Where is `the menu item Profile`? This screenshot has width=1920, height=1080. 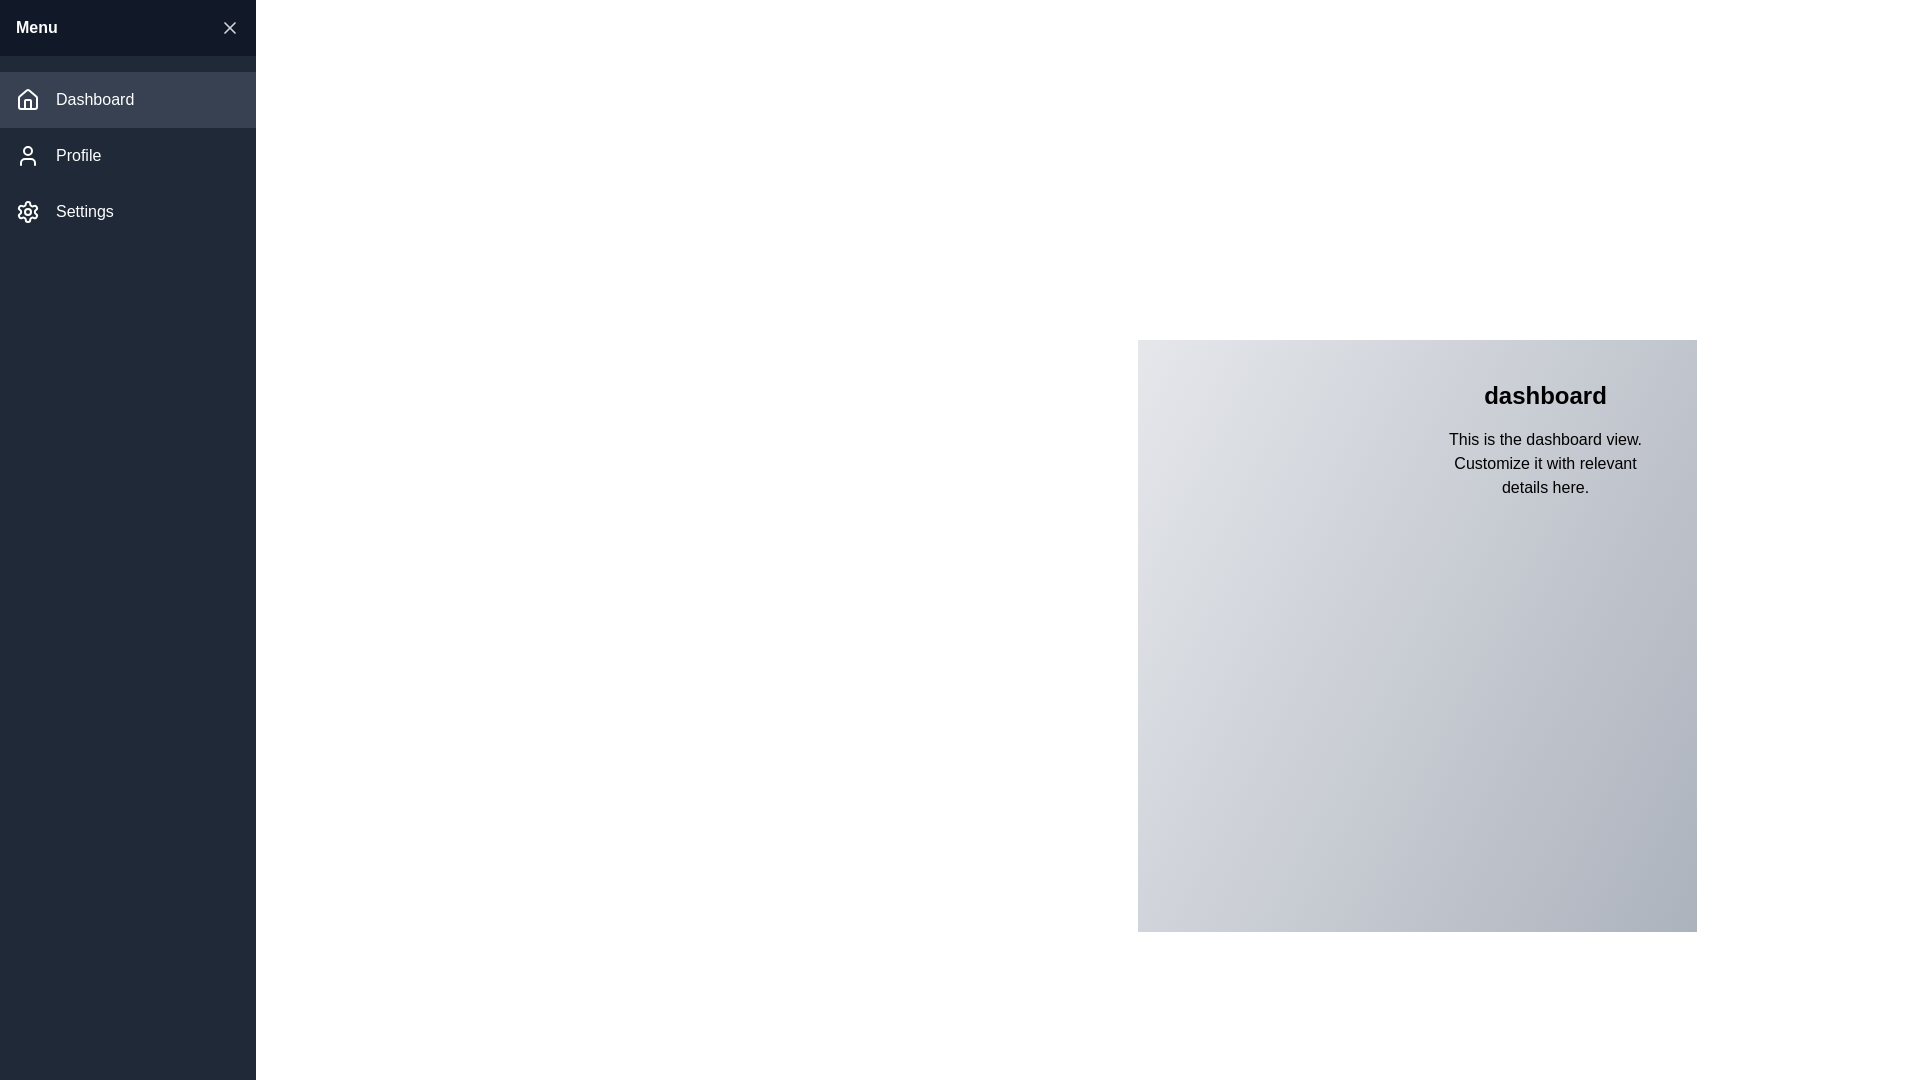 the menu item Profile is located at coordinates (127, 154).